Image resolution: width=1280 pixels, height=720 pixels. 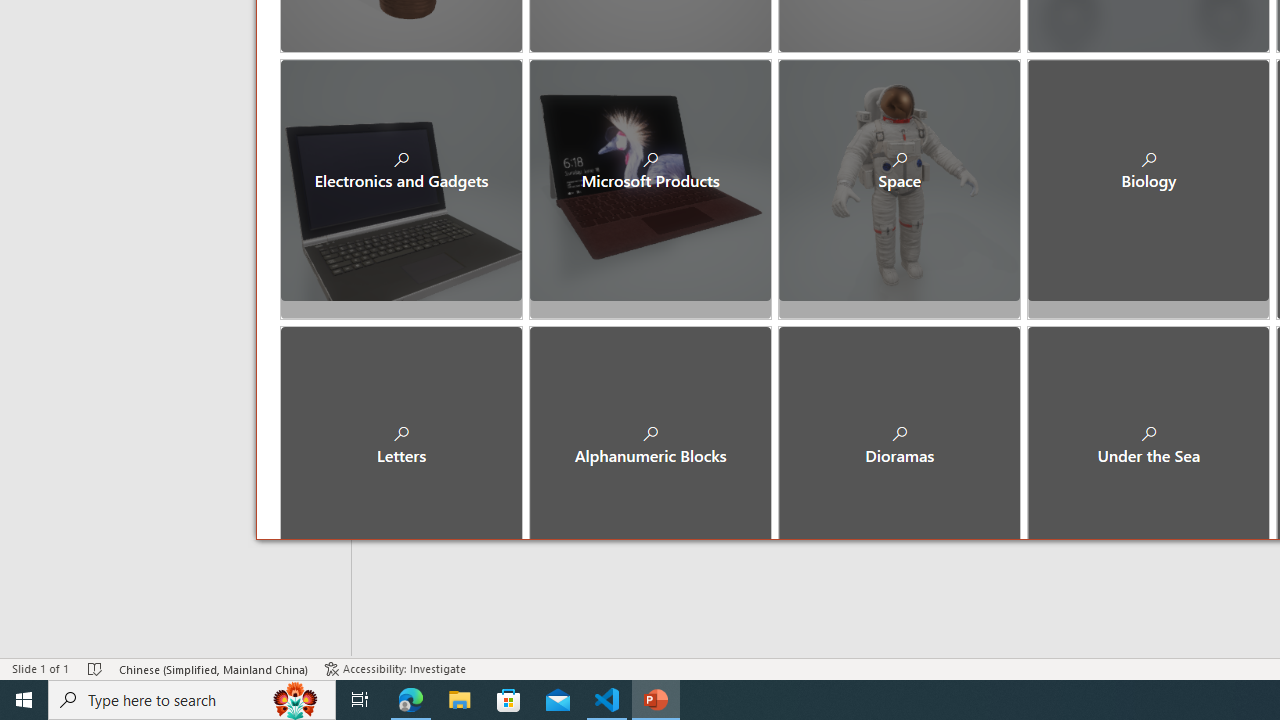 I want to click on 'Letters', so click(x=400, y=428).